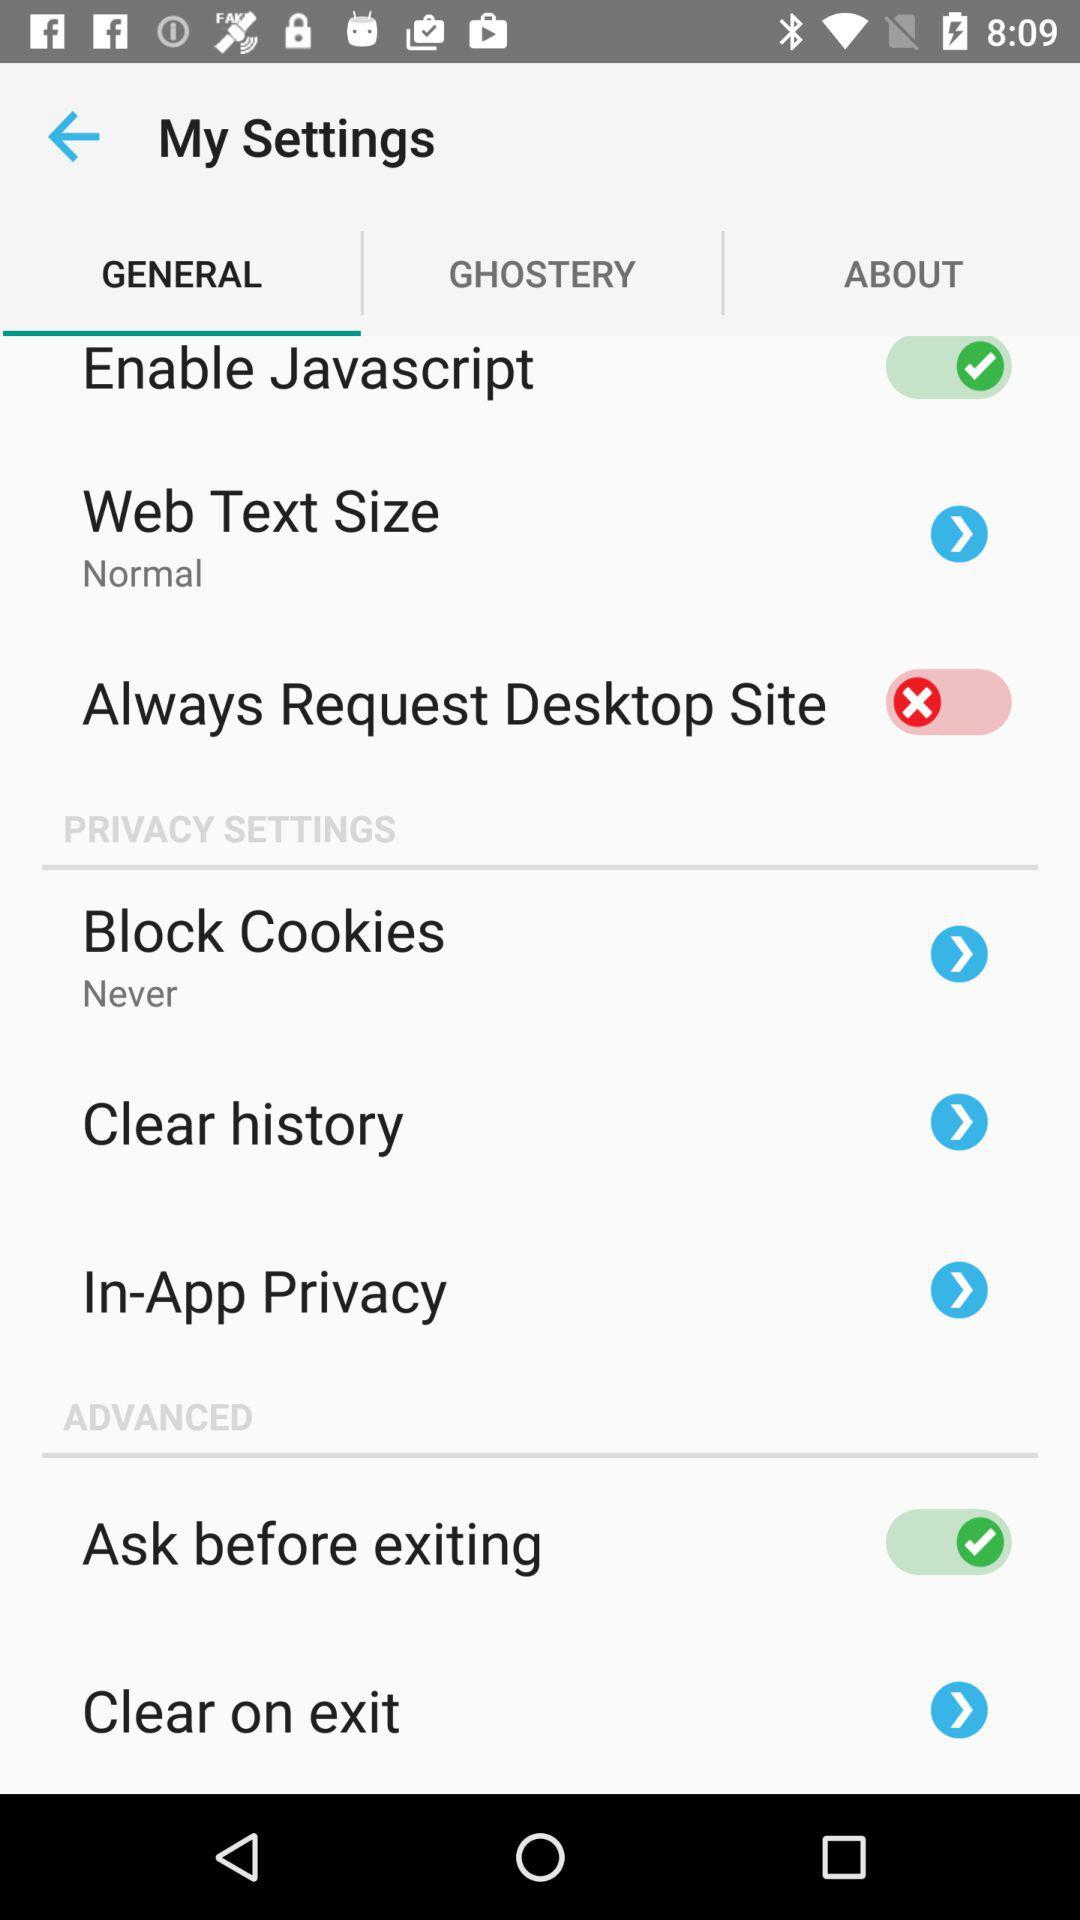  I want to click on enable javascript, so click(947, 367).